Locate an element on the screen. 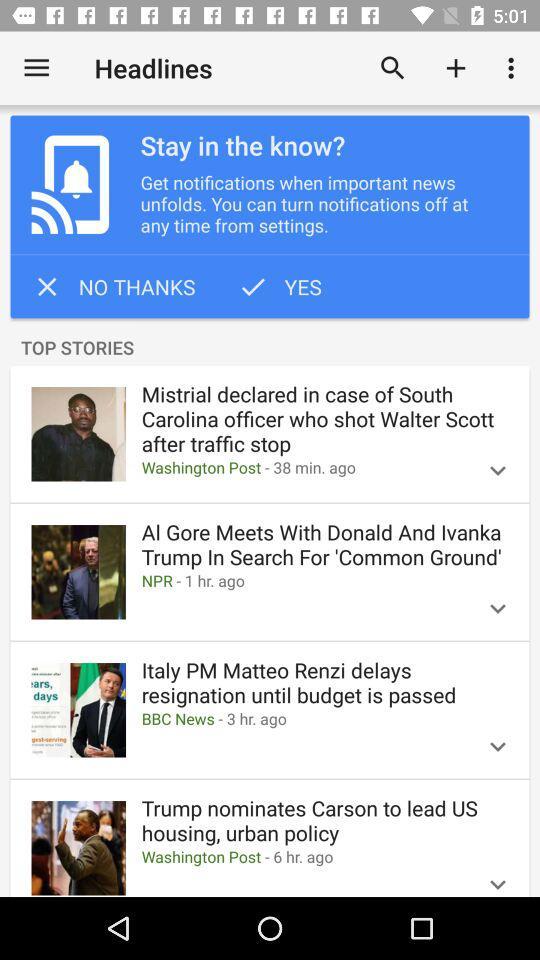 The image size is (540, 960). the icon to the right of no thanks is located at coordinates (278, 285).